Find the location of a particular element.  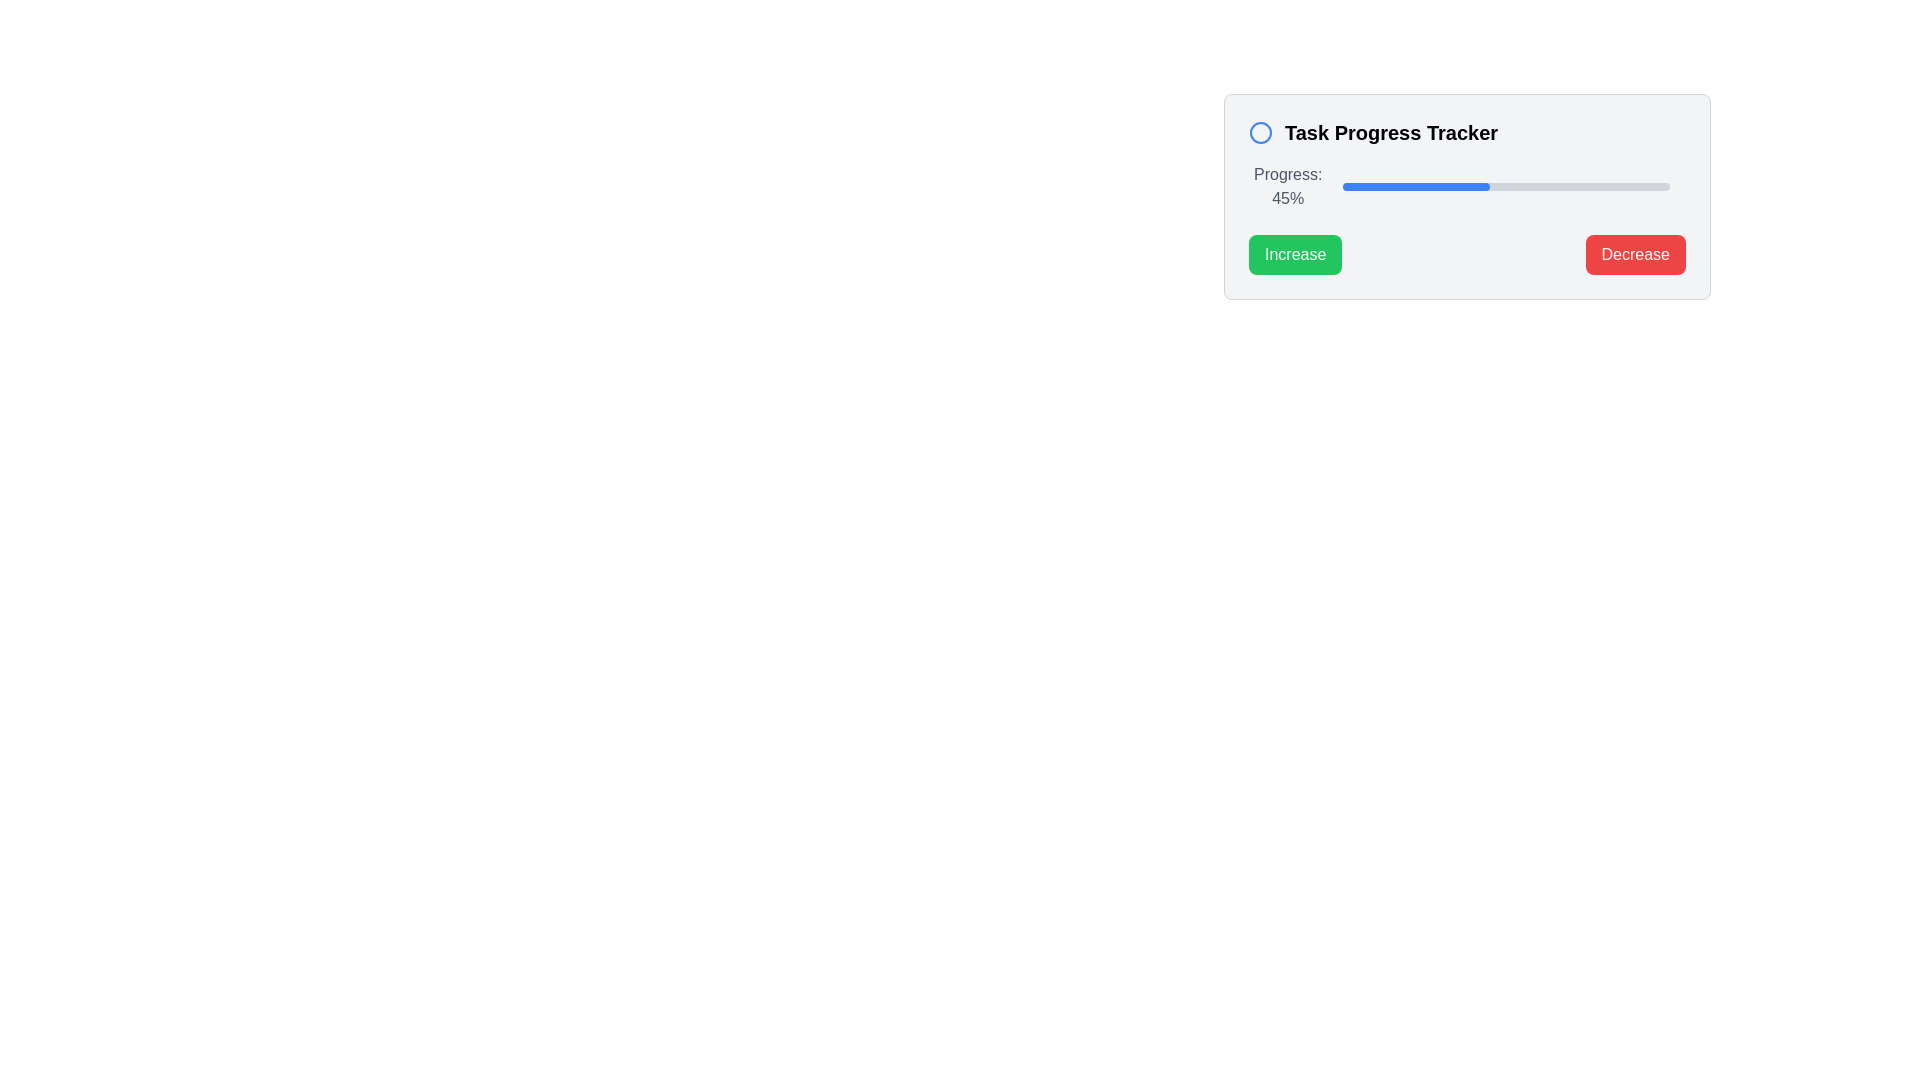

the circular SVG graphic element located beside the header text 'Task Progress Tracker' is located at coordinates (1260, 132).